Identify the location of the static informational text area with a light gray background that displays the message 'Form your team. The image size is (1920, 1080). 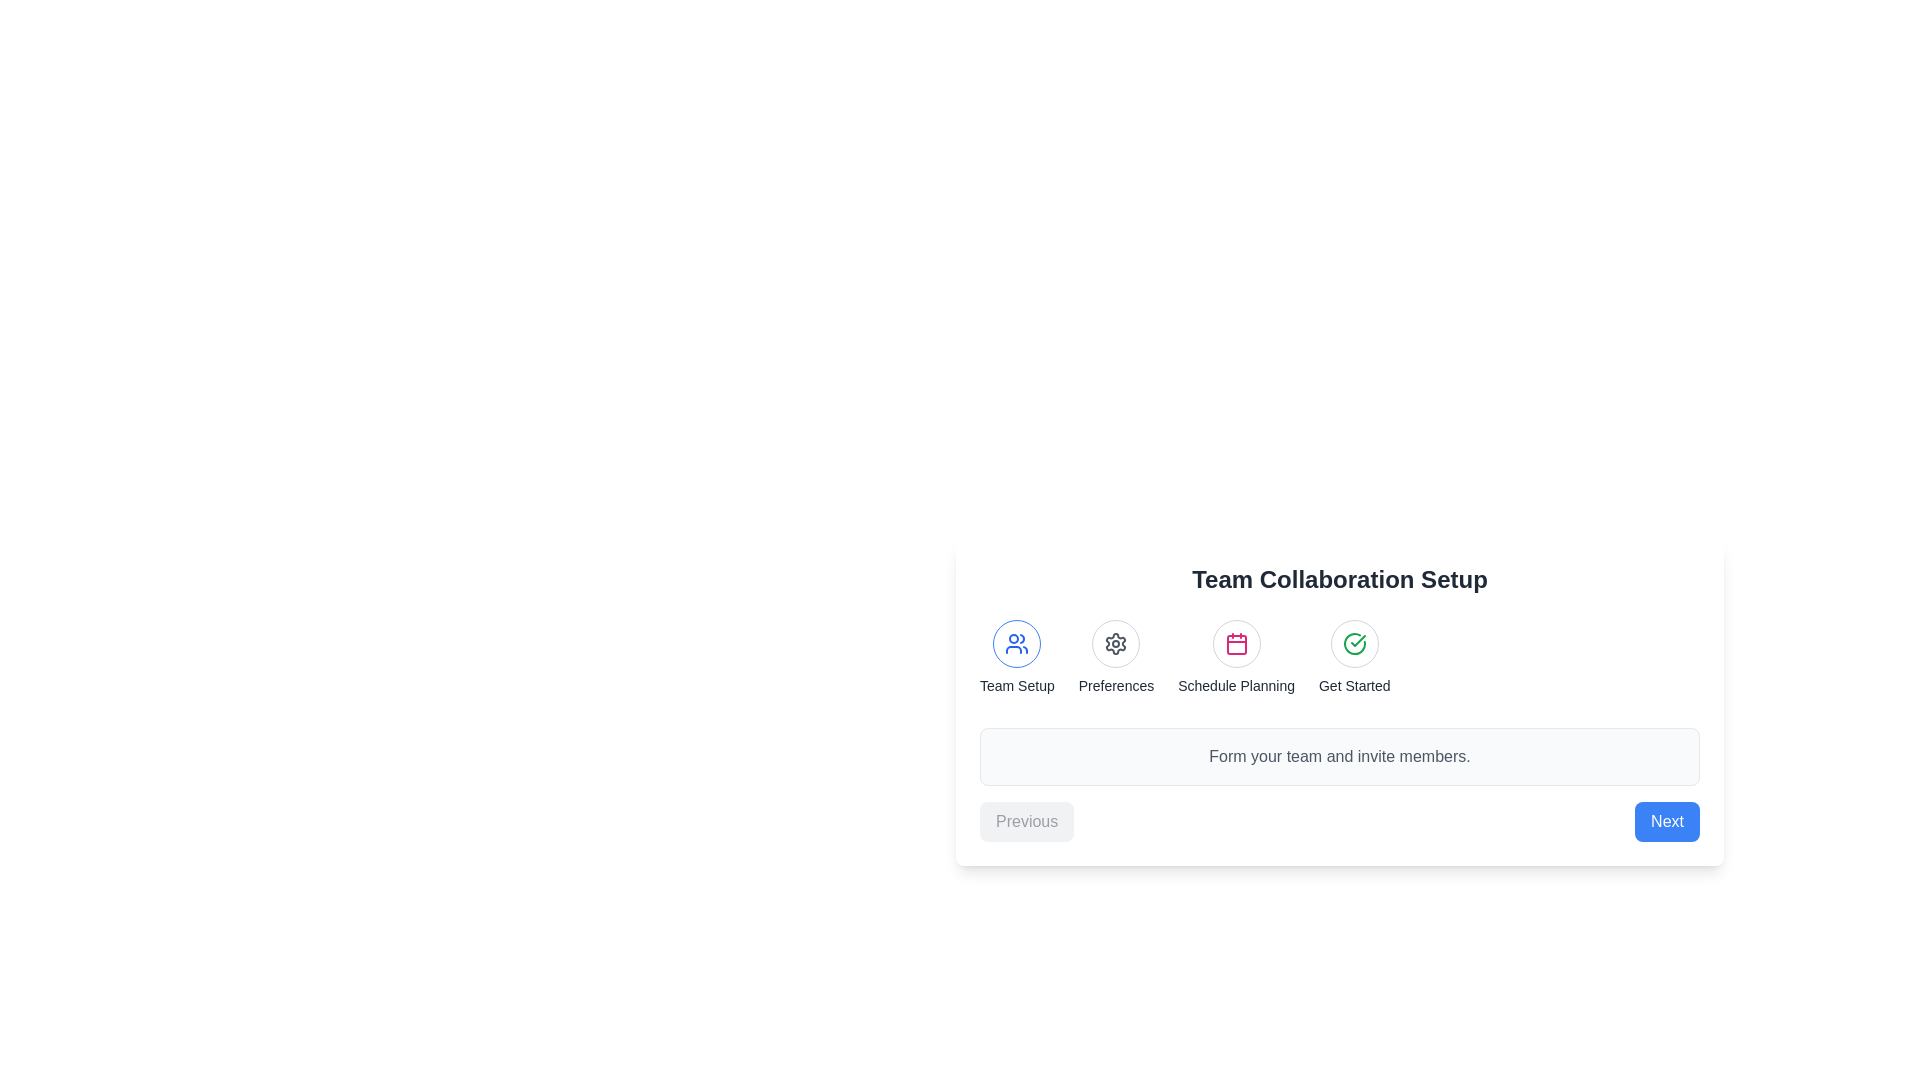
(1339, 756).